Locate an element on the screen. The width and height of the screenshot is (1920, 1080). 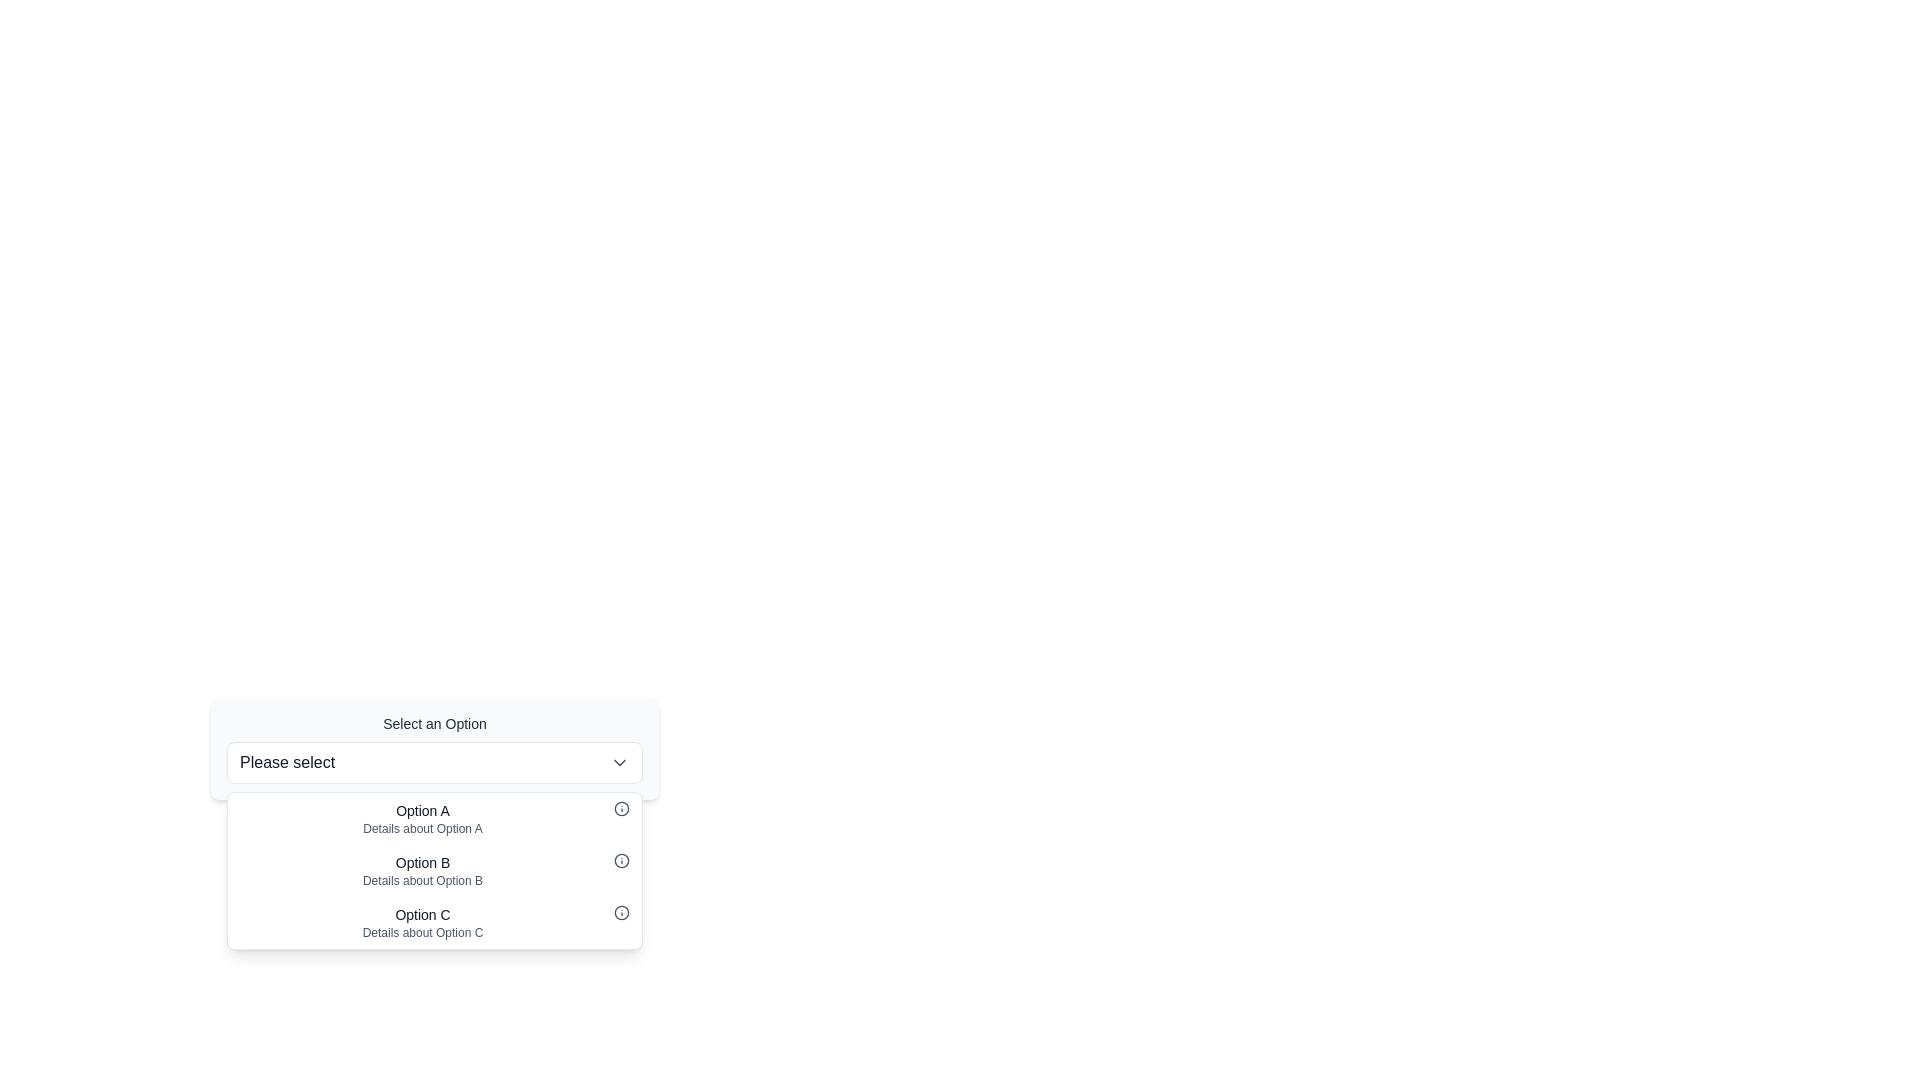
the dropdown menu using tab navigation is located at coordinates (434, 748).